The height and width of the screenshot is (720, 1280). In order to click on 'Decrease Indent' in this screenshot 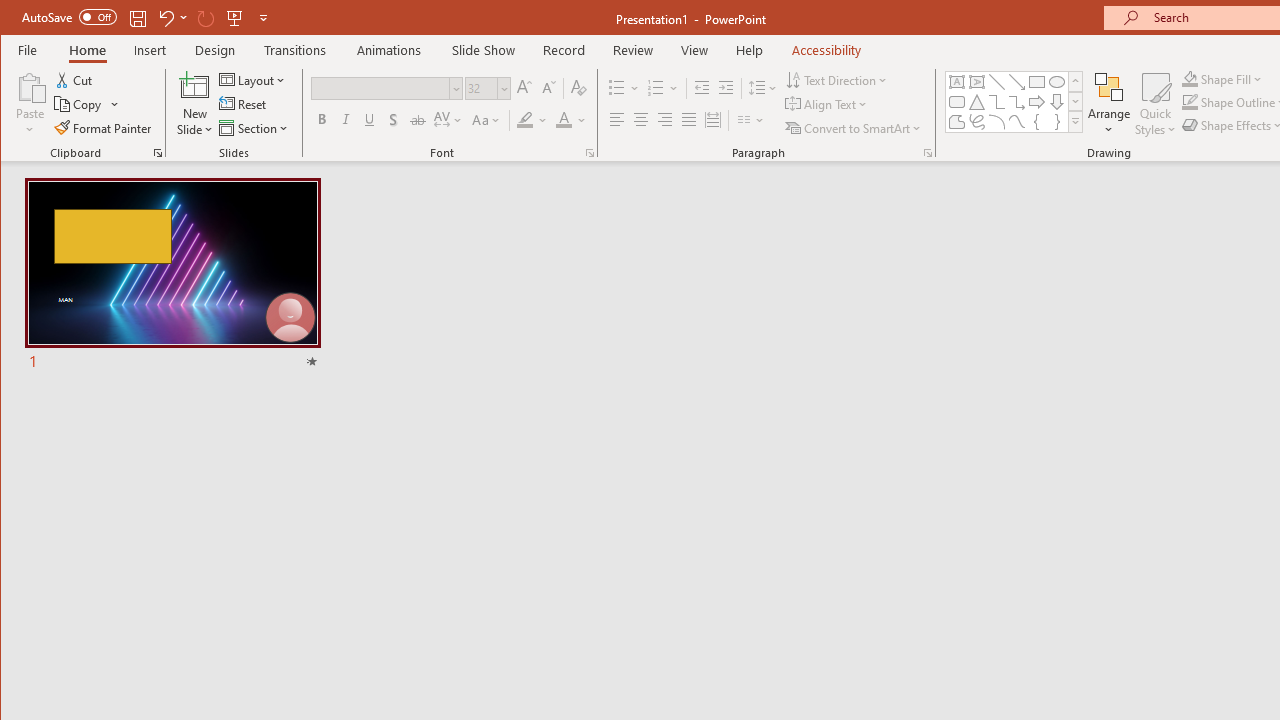, I will do `click(702, 87)`.